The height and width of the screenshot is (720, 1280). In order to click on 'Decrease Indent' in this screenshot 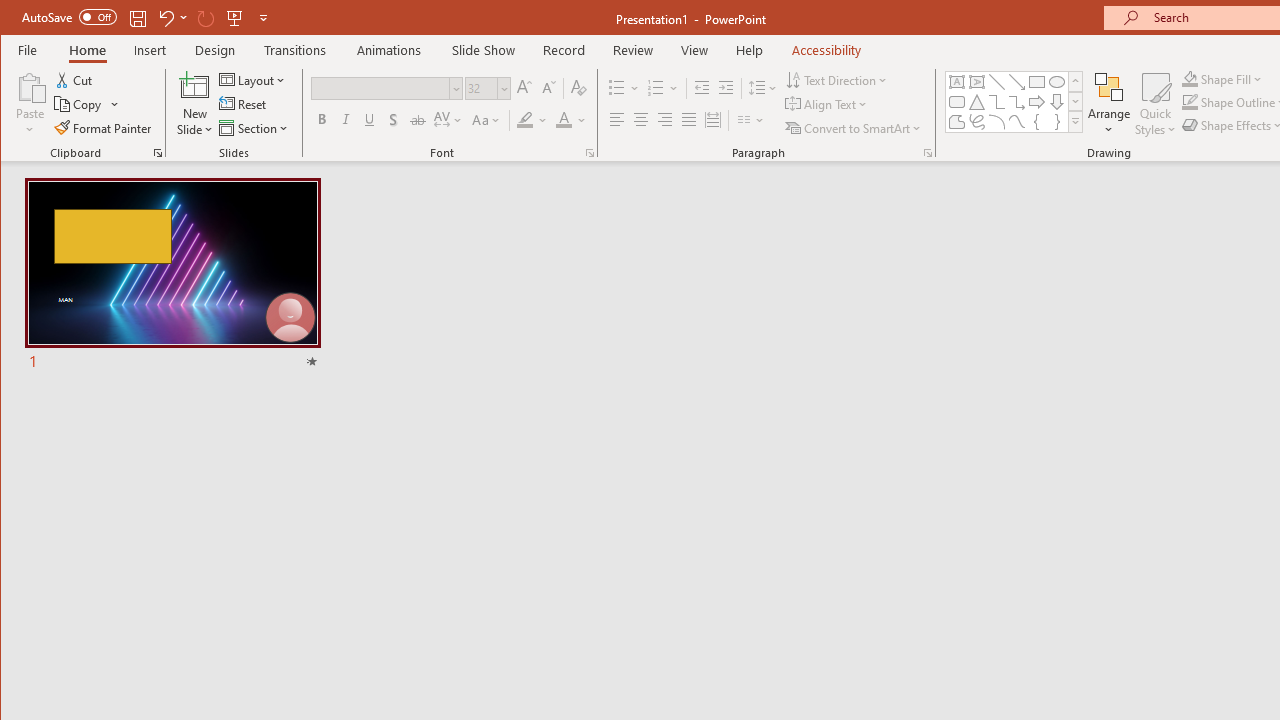, I will do `click(702, 87)`.